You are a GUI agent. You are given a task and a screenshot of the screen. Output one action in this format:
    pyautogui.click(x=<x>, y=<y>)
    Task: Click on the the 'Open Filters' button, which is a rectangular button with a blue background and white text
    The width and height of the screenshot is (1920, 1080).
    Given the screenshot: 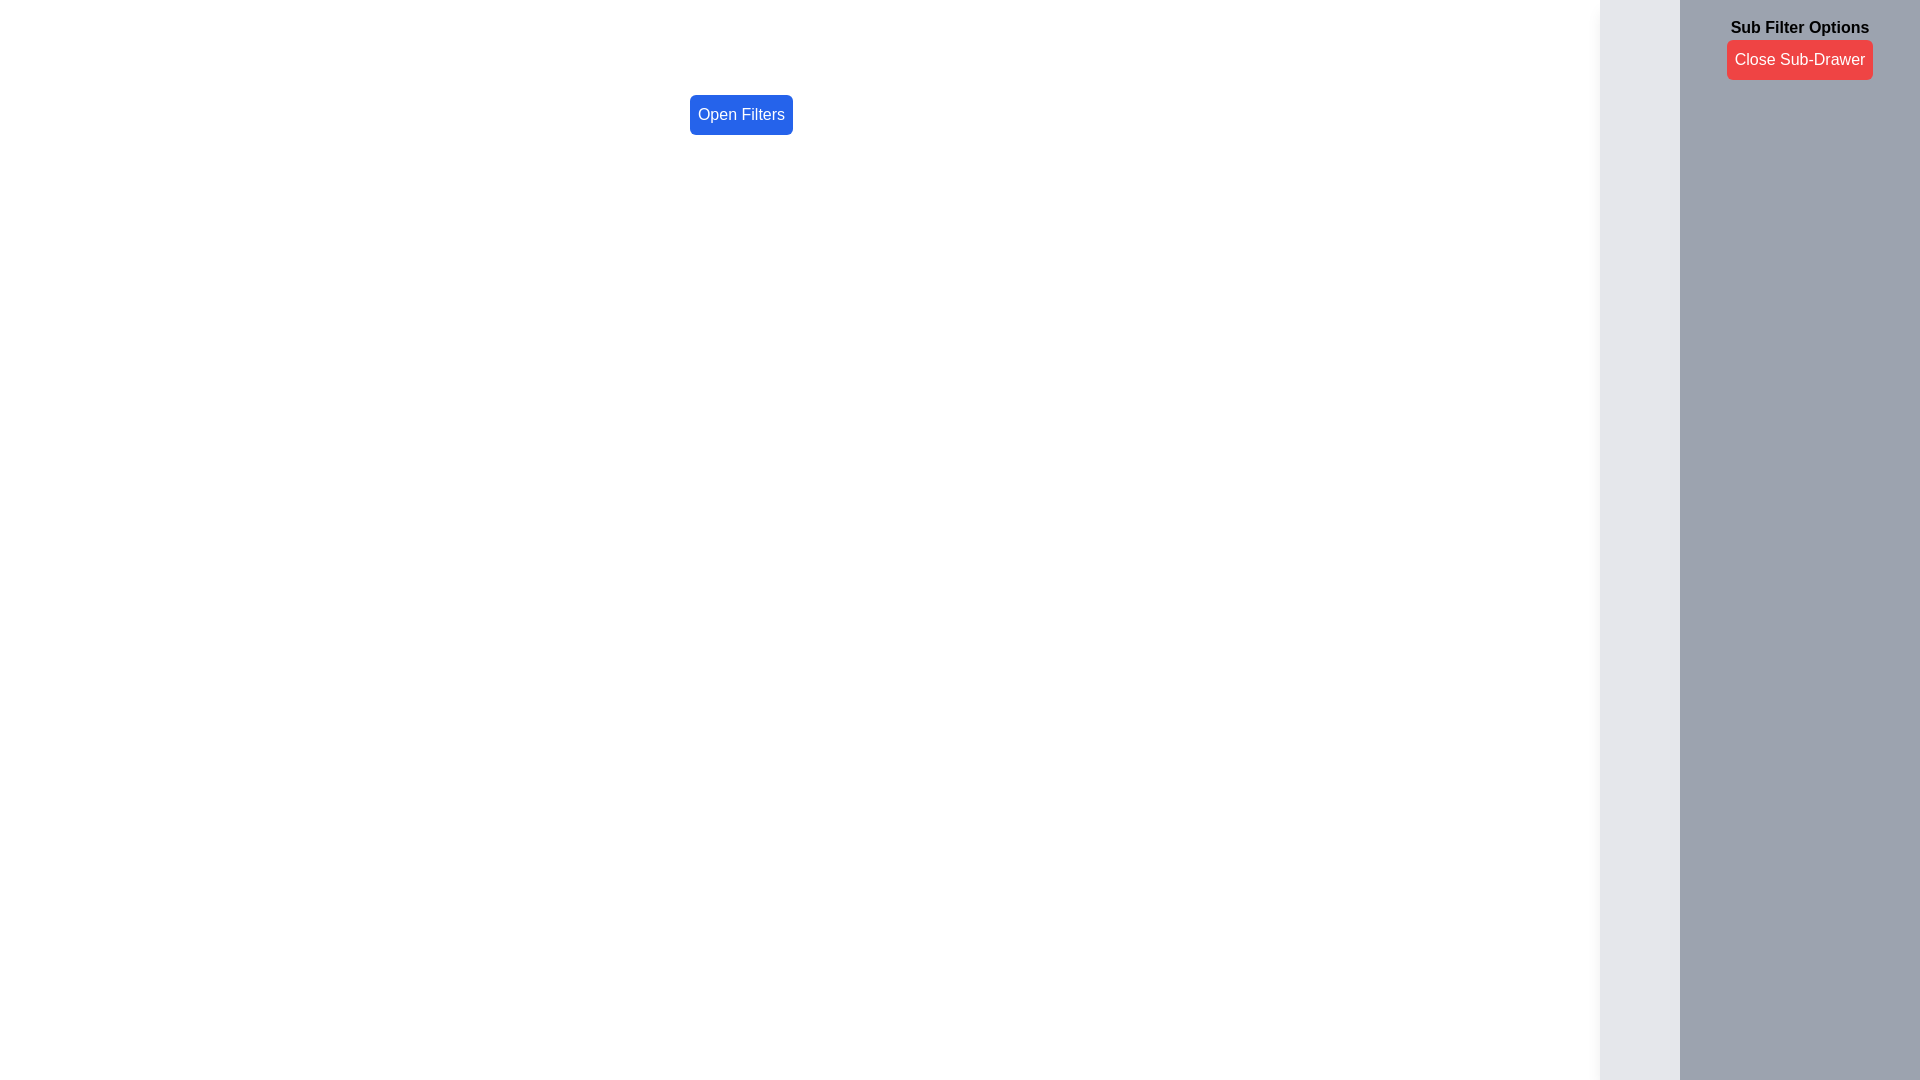 What is the action you would take?
    pyautogui.click(x=740, y=115)
    